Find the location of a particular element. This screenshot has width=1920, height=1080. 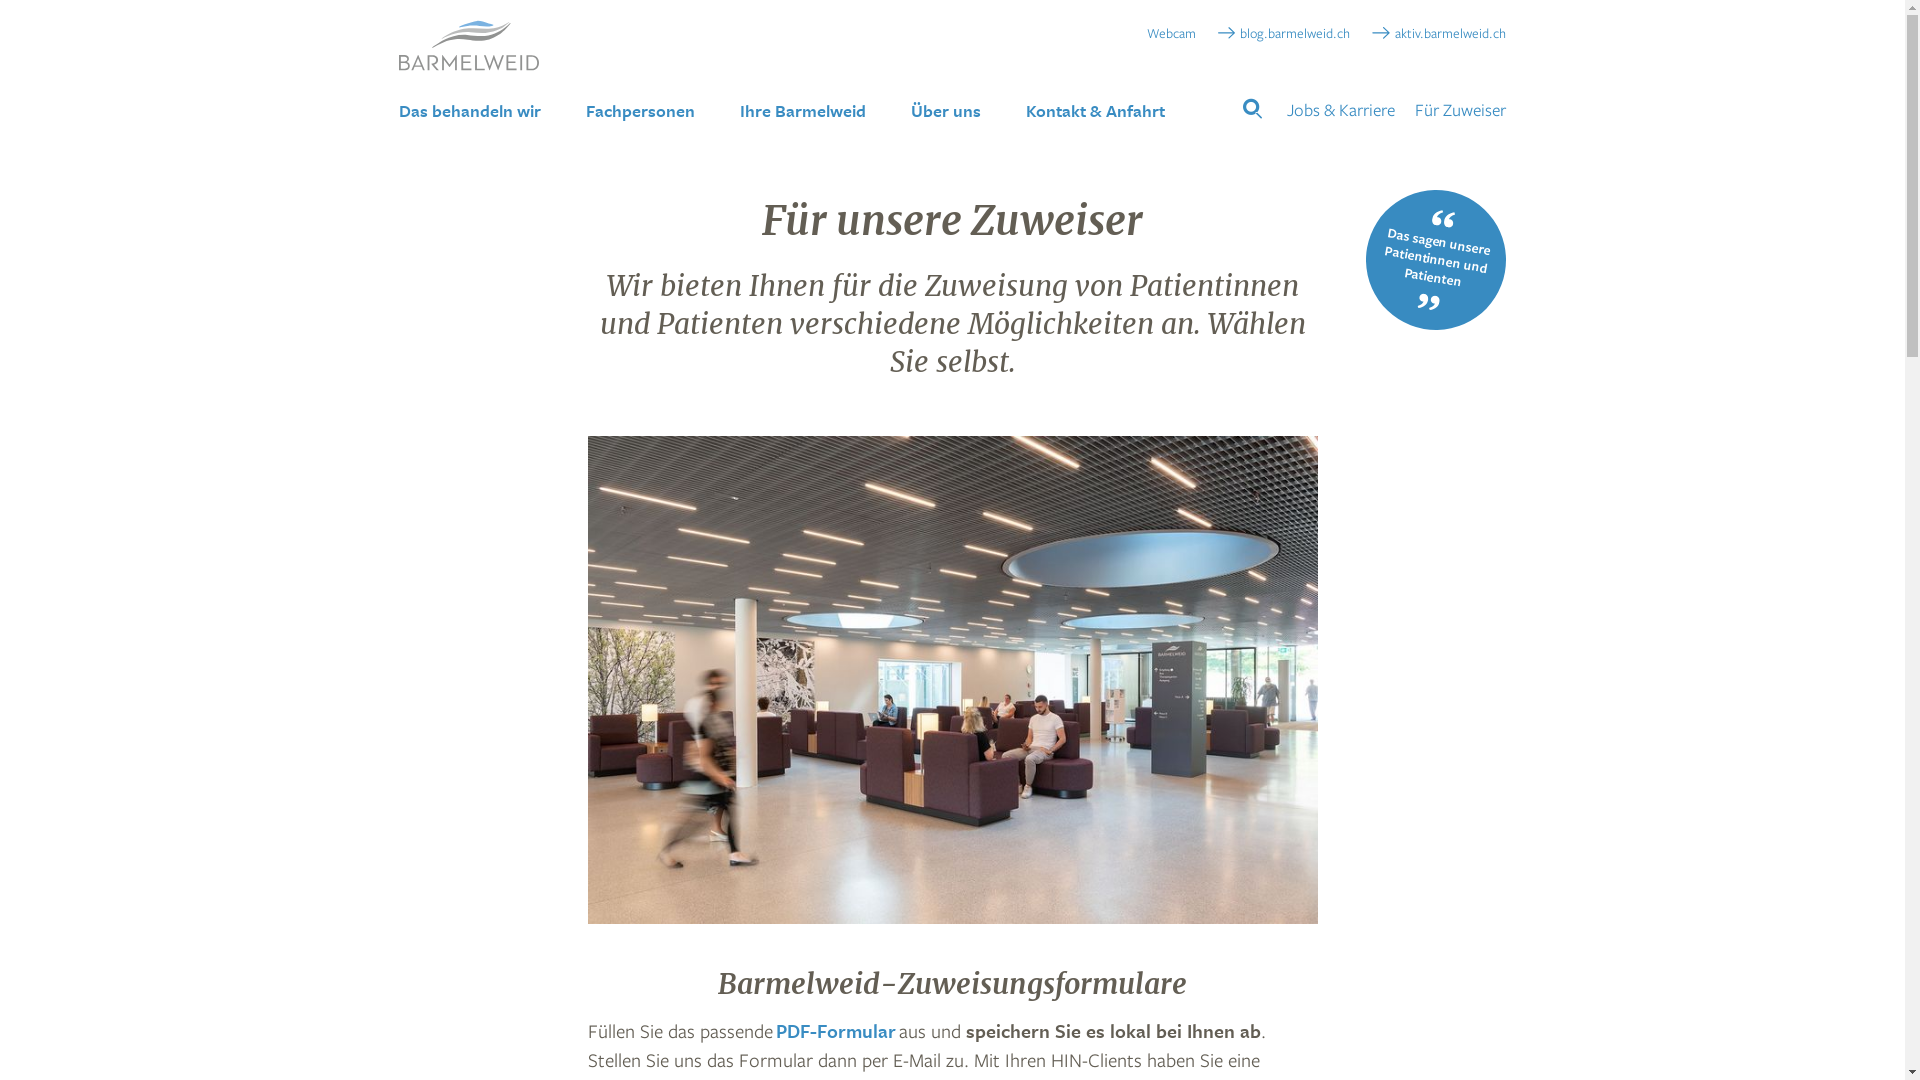

'Jobs & Karriere' is located at coordinates (1340, 109).